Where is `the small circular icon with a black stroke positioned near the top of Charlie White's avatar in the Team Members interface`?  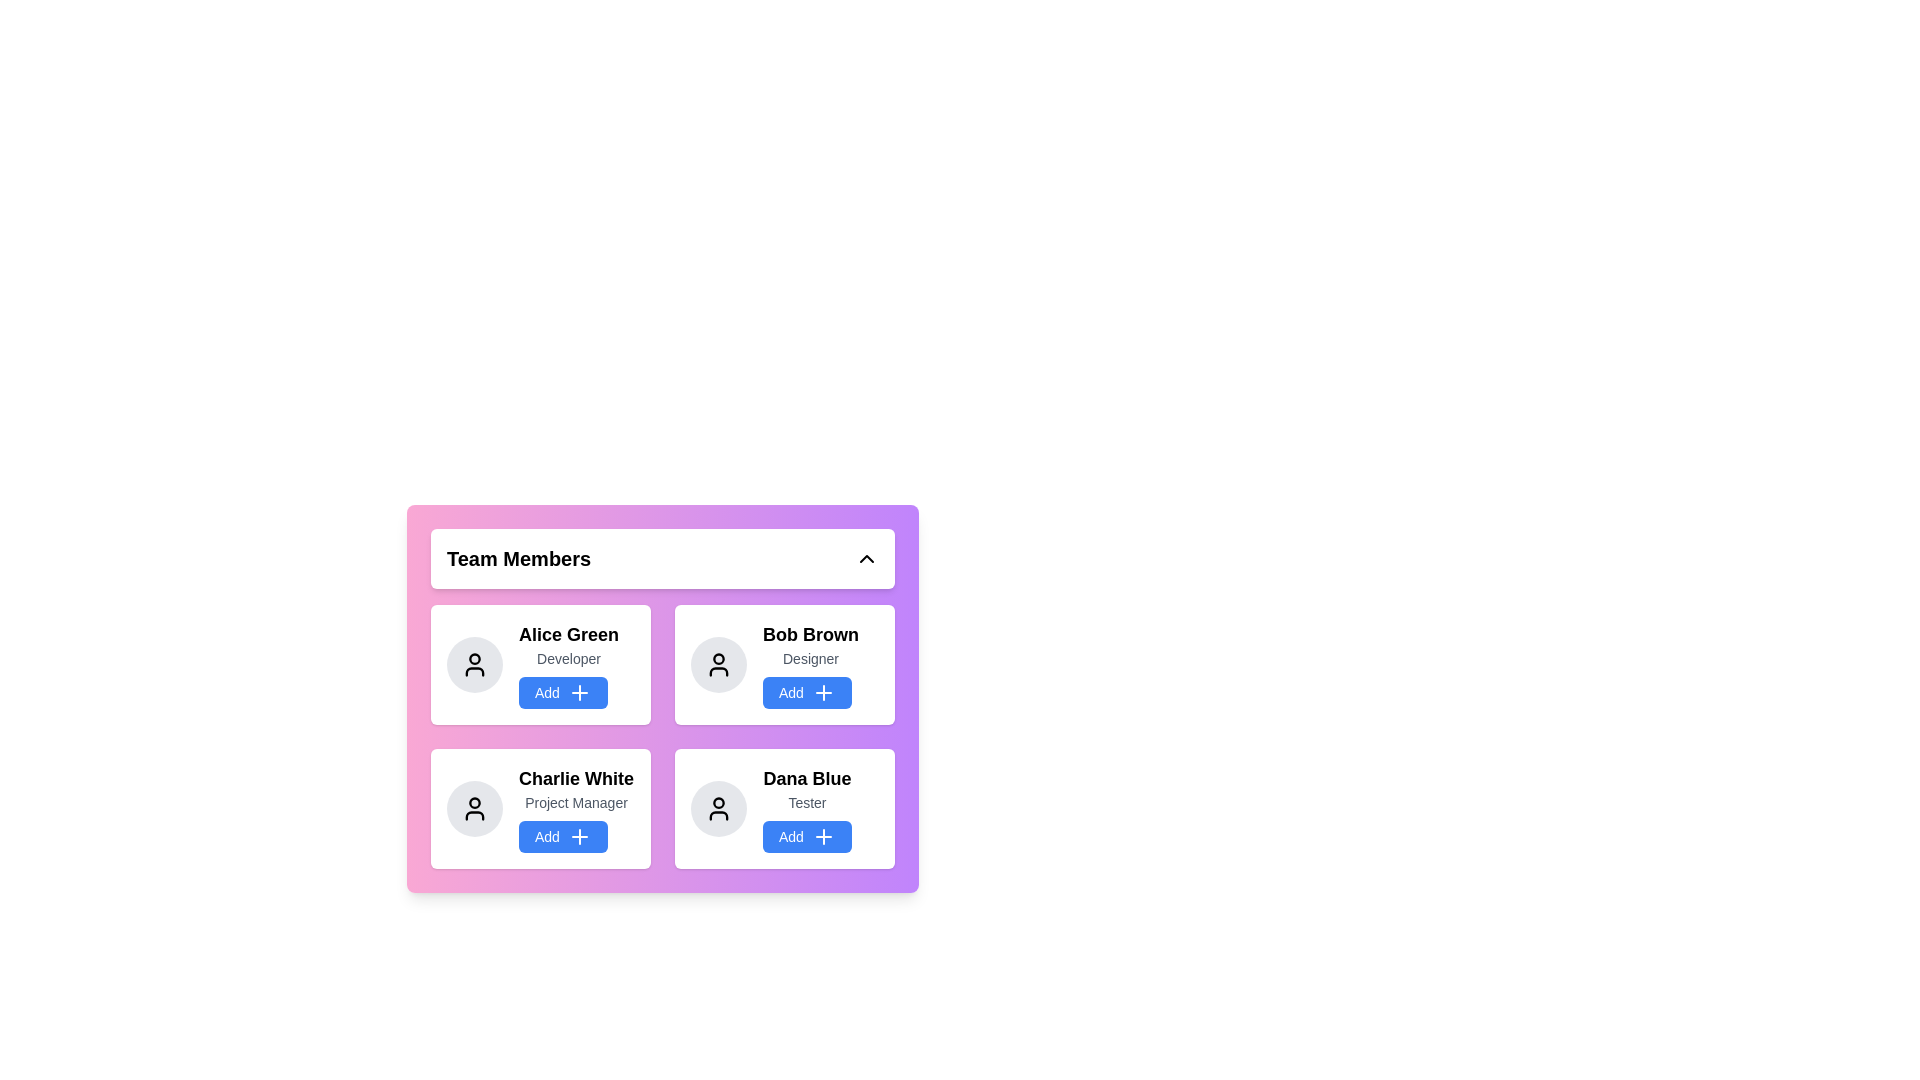
the small circular icon with a black stroke positioned near the top of Charlie White's avatar in the Team Members interface is located at coordinates (474, 801).